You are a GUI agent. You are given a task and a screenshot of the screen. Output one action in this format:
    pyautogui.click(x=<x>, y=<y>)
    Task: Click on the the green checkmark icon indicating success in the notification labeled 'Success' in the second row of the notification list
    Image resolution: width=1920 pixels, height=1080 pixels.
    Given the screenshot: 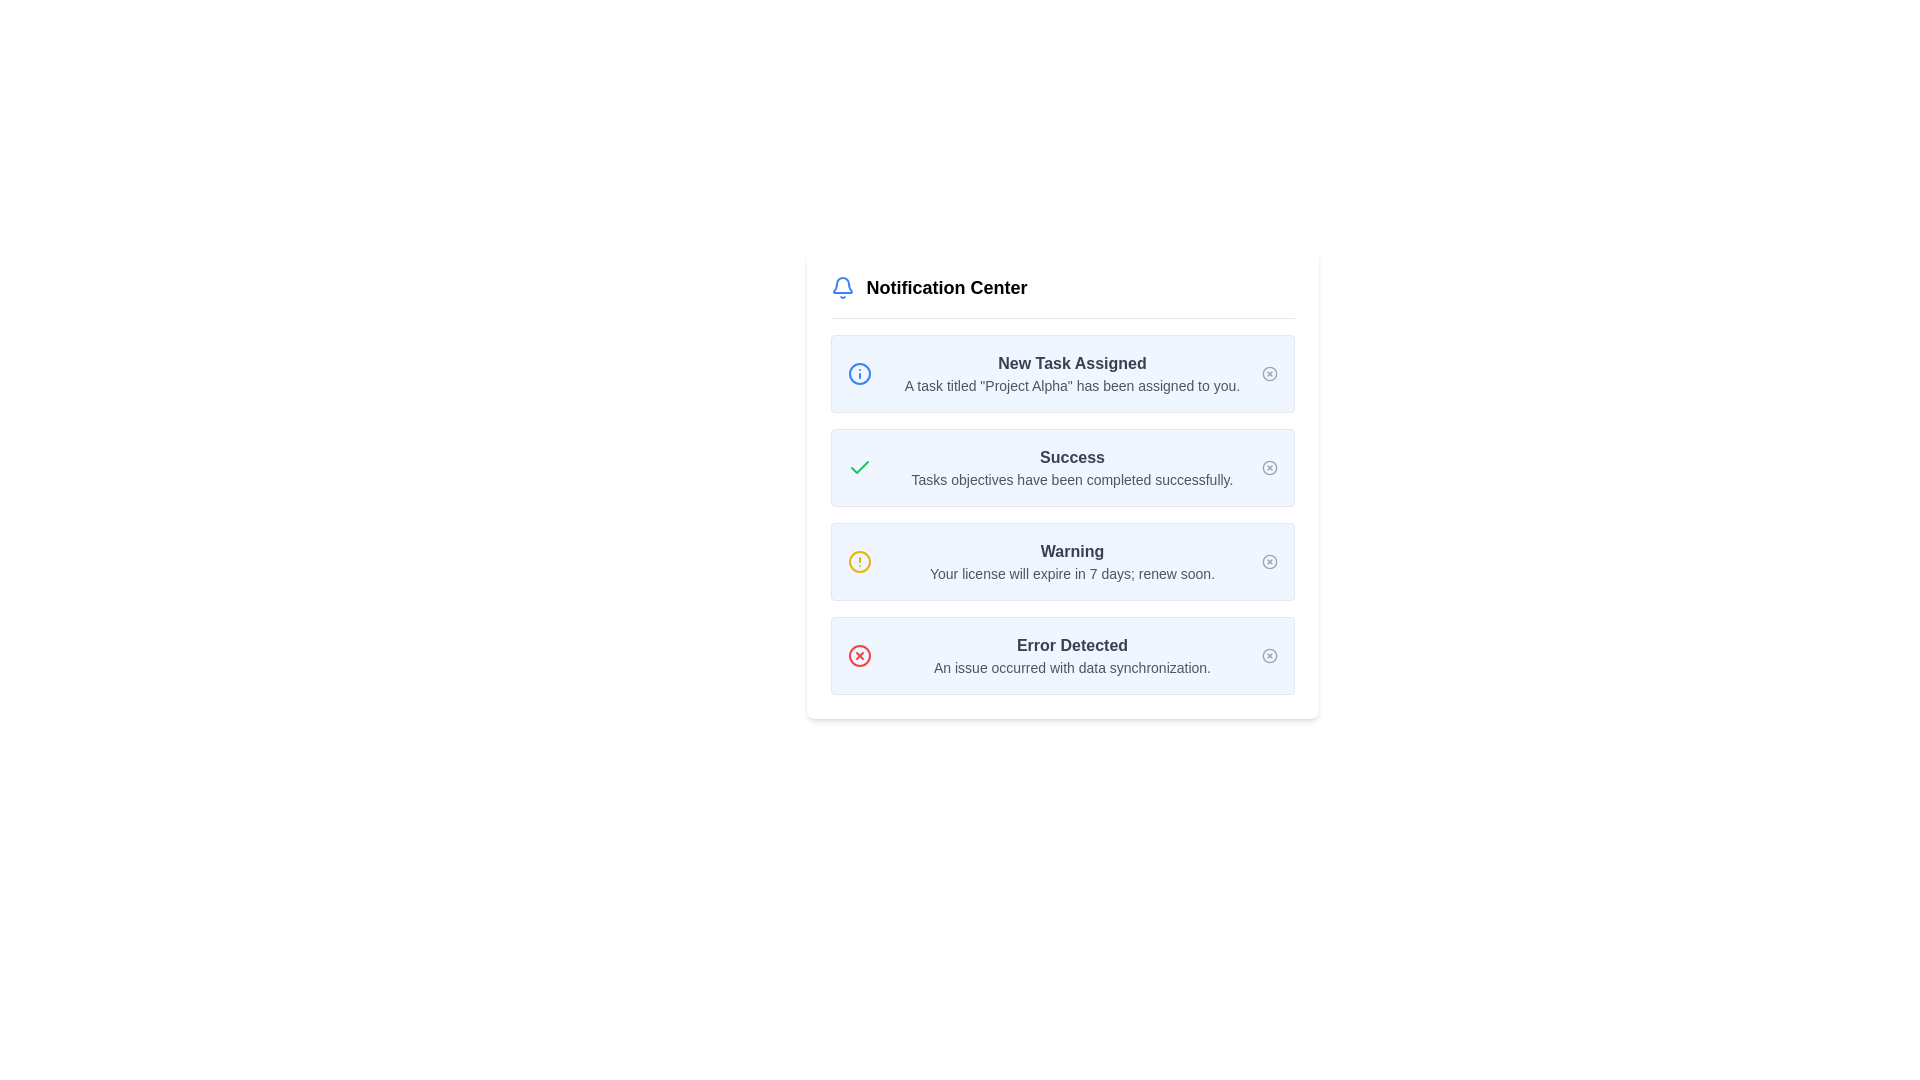 What is the action you would take?
    pyautogui.click(x=859, y=467)
    